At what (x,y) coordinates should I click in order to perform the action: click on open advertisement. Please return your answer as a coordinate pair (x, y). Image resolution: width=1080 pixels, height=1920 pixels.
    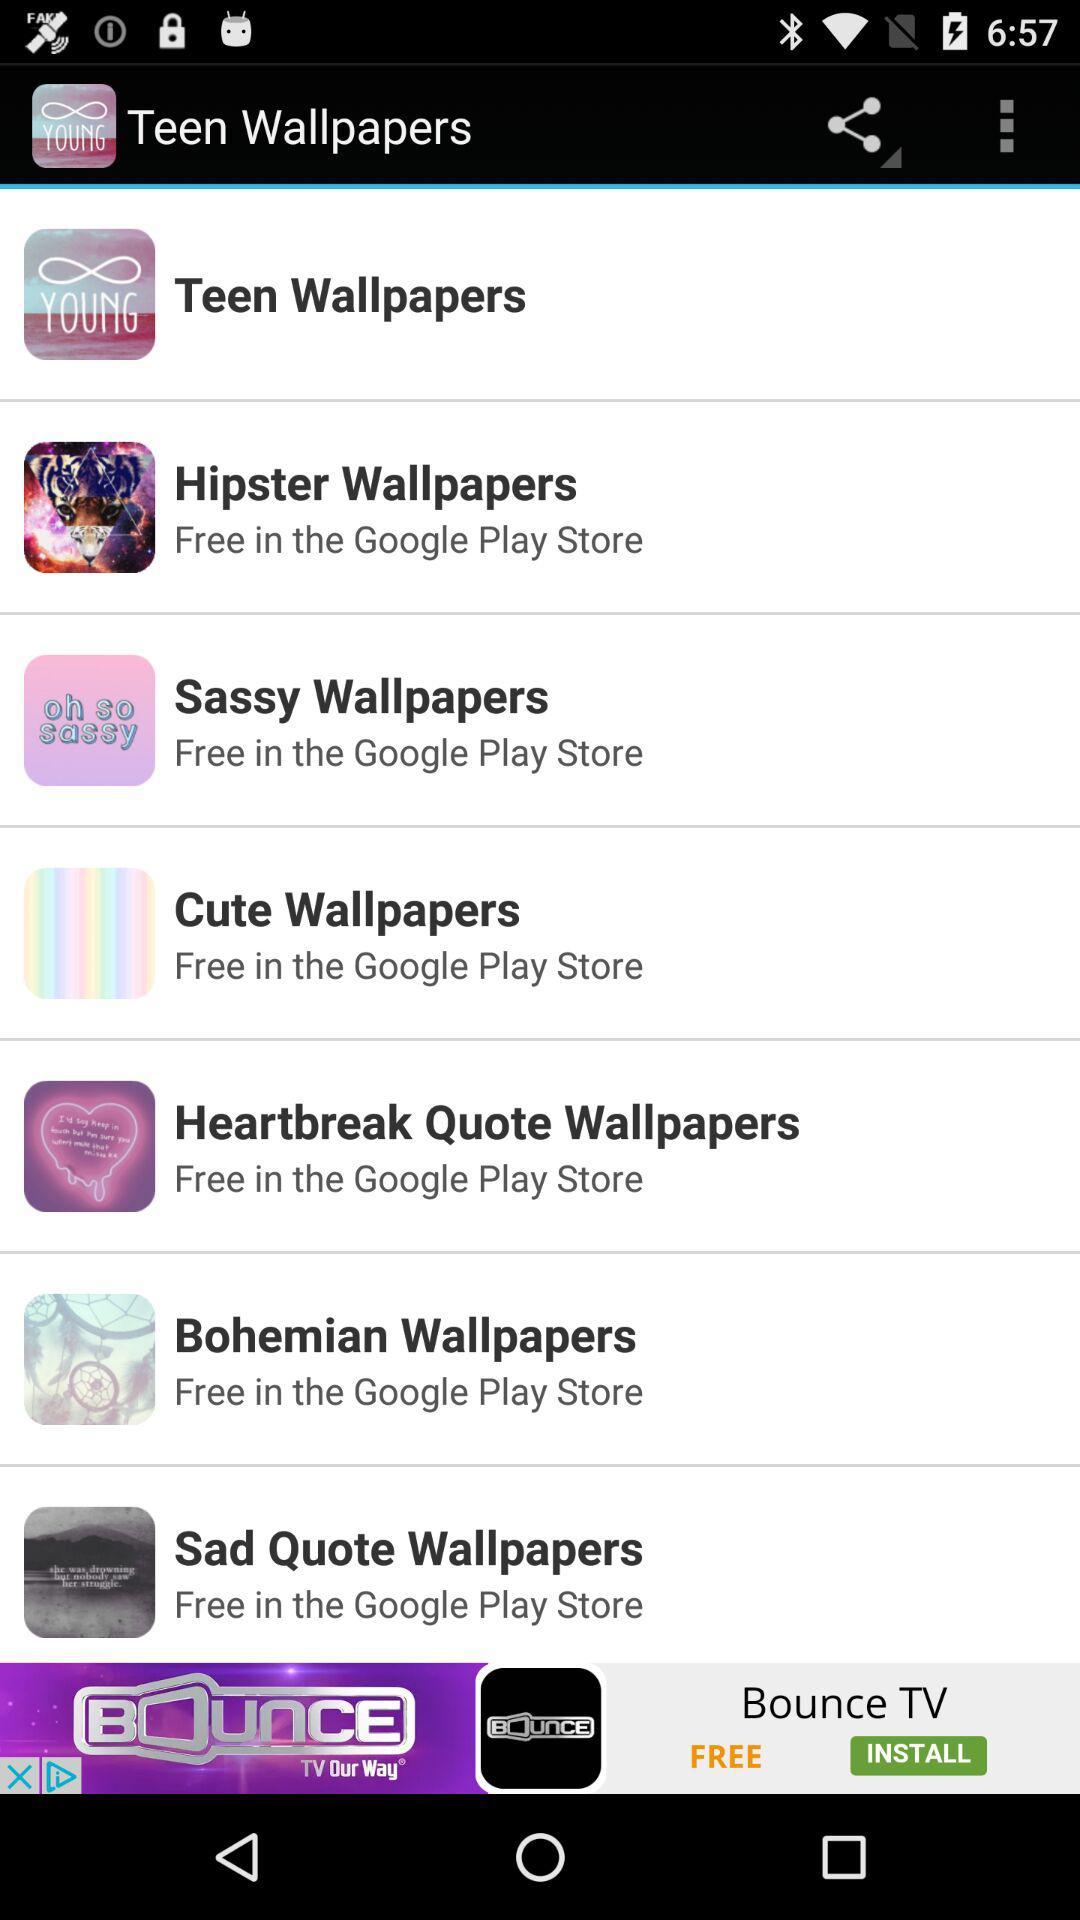
    Looking at the image, I should click on (540, 1727).